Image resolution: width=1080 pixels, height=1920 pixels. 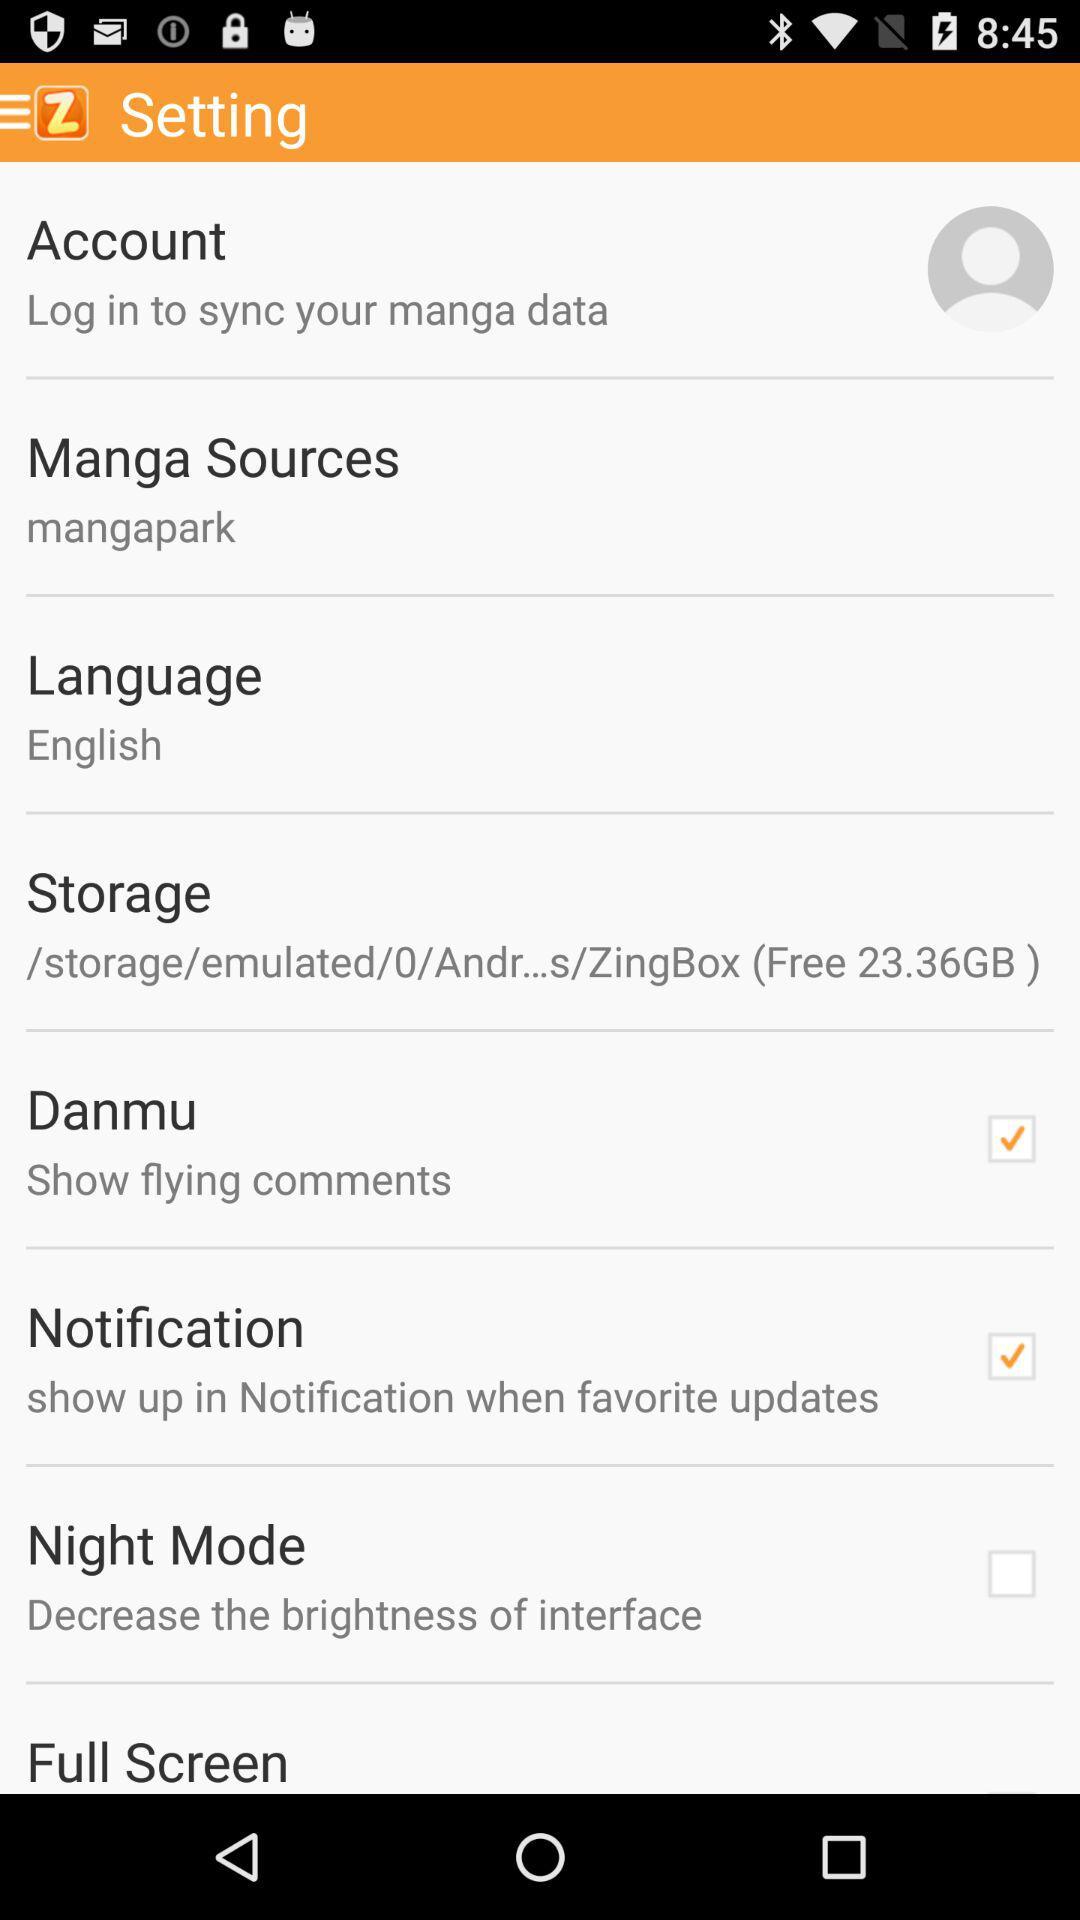 What do you see at coordinates (990, 287) in the screenshot?
I see `the avatar icon` at bounding box center [990, 287].